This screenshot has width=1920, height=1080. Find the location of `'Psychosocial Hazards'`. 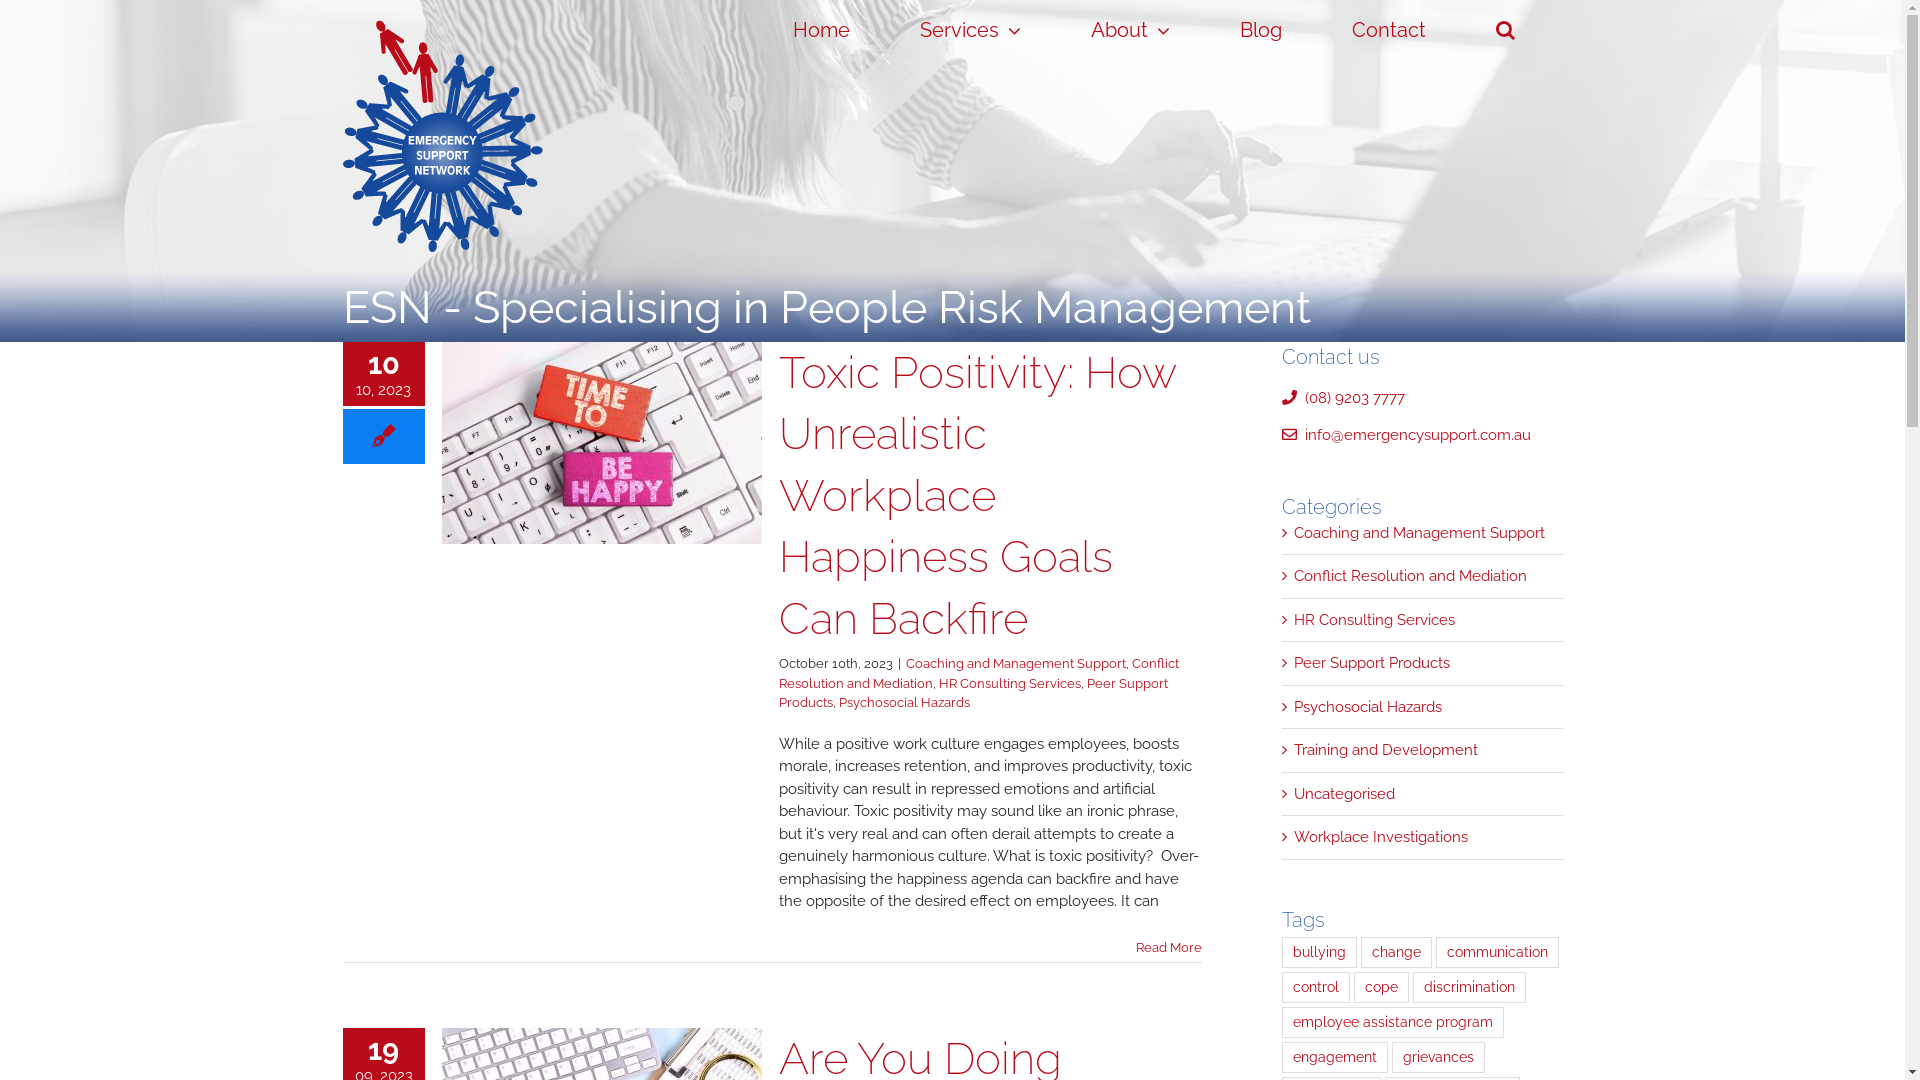

'Psychosocial Hazards' is located at coordinates (1422, 706).